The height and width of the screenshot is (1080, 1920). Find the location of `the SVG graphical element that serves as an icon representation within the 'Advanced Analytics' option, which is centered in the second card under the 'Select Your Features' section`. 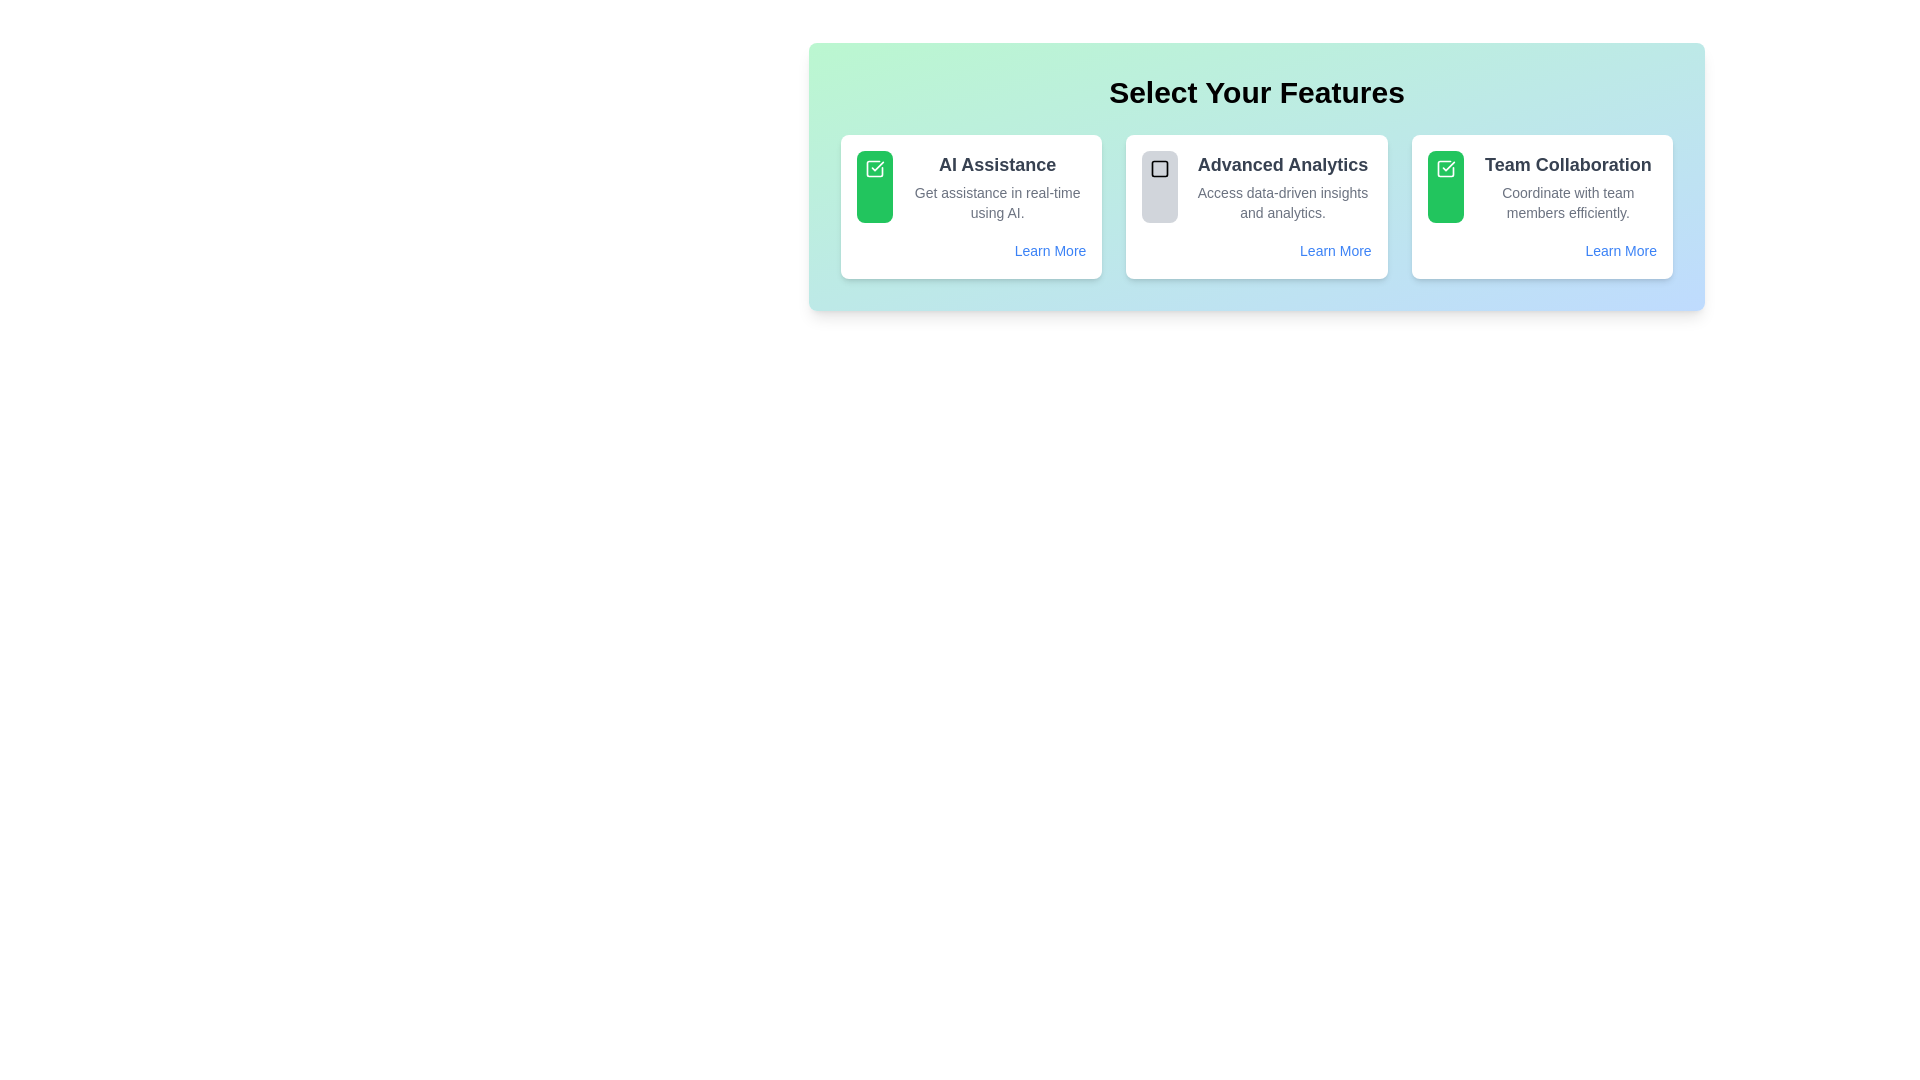

the SVG graphical element that serves as an icon representation within the 'Advanced Analytics' option, which is centered in the second card under the 'Select Your Features' section is located at coordinates (1160, 168).